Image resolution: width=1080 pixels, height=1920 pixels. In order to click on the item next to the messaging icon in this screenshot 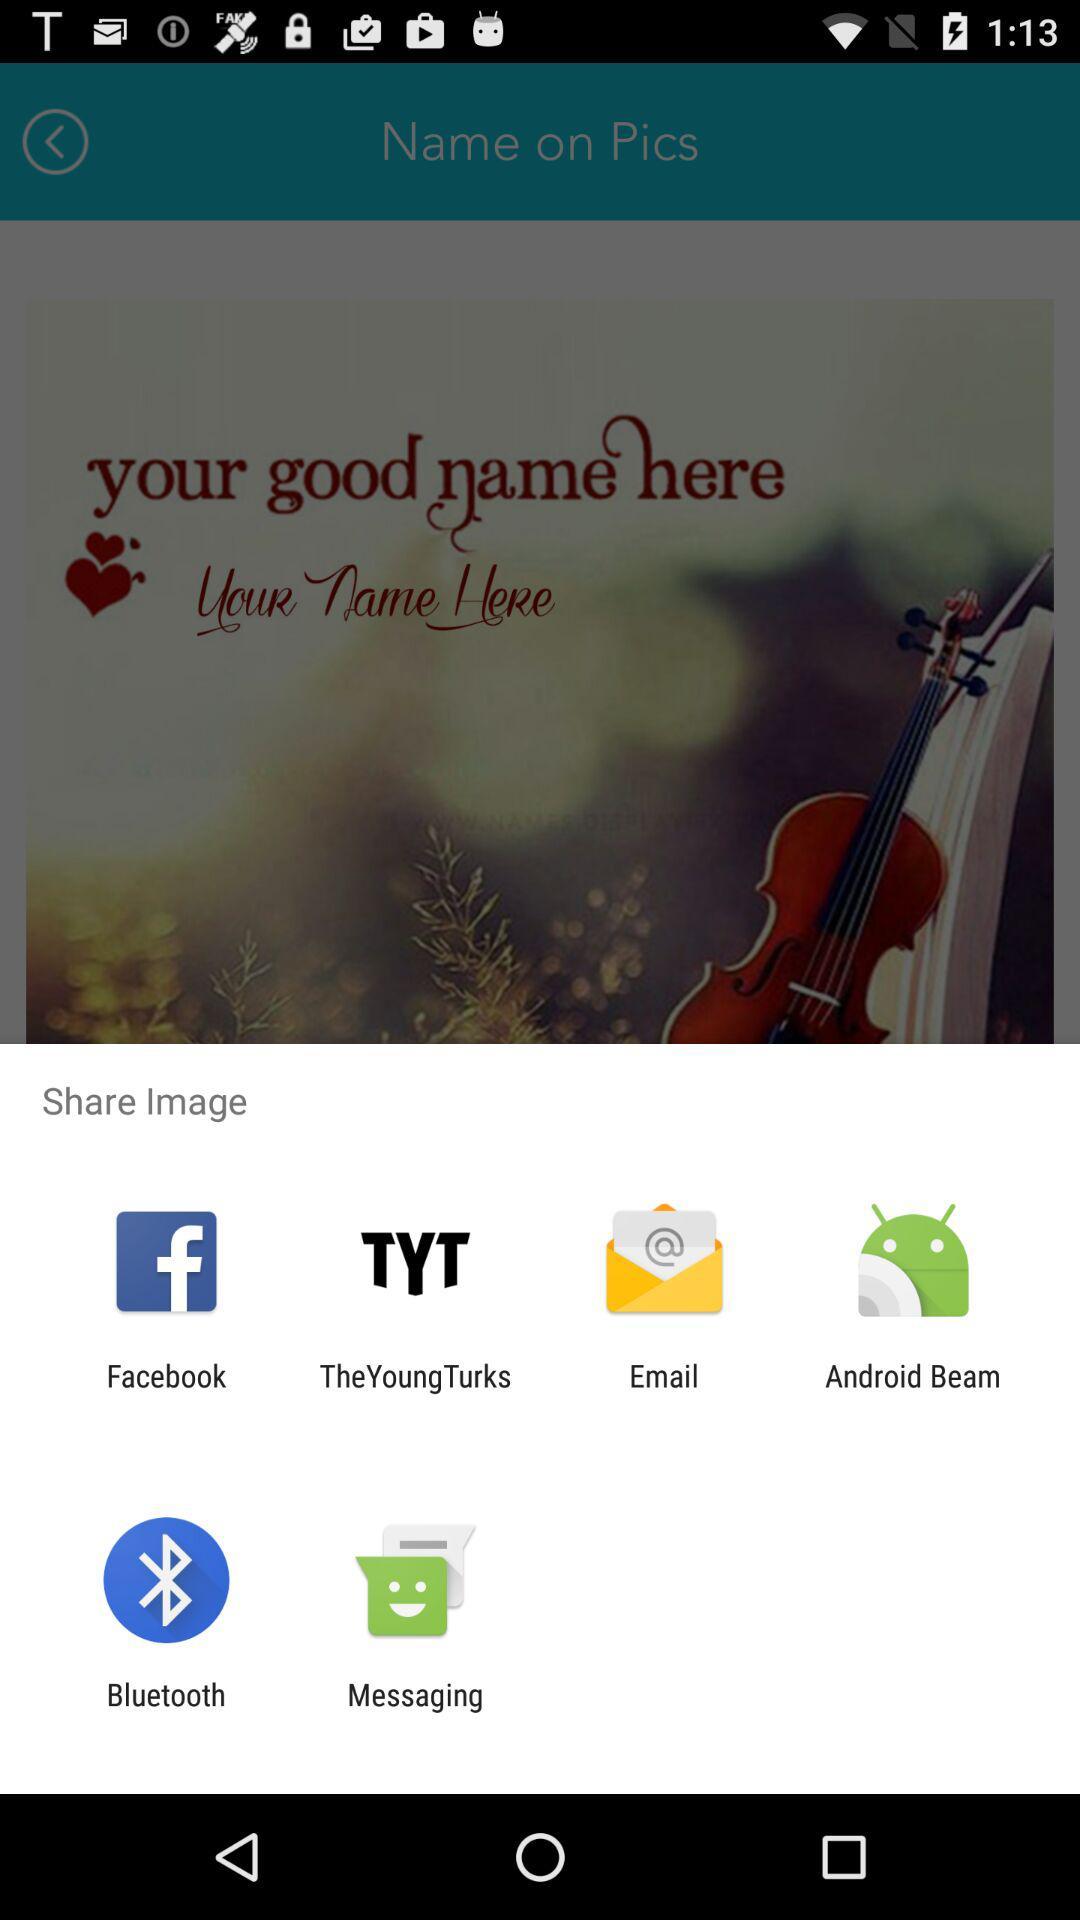, I will do `click(165, 1711)`.